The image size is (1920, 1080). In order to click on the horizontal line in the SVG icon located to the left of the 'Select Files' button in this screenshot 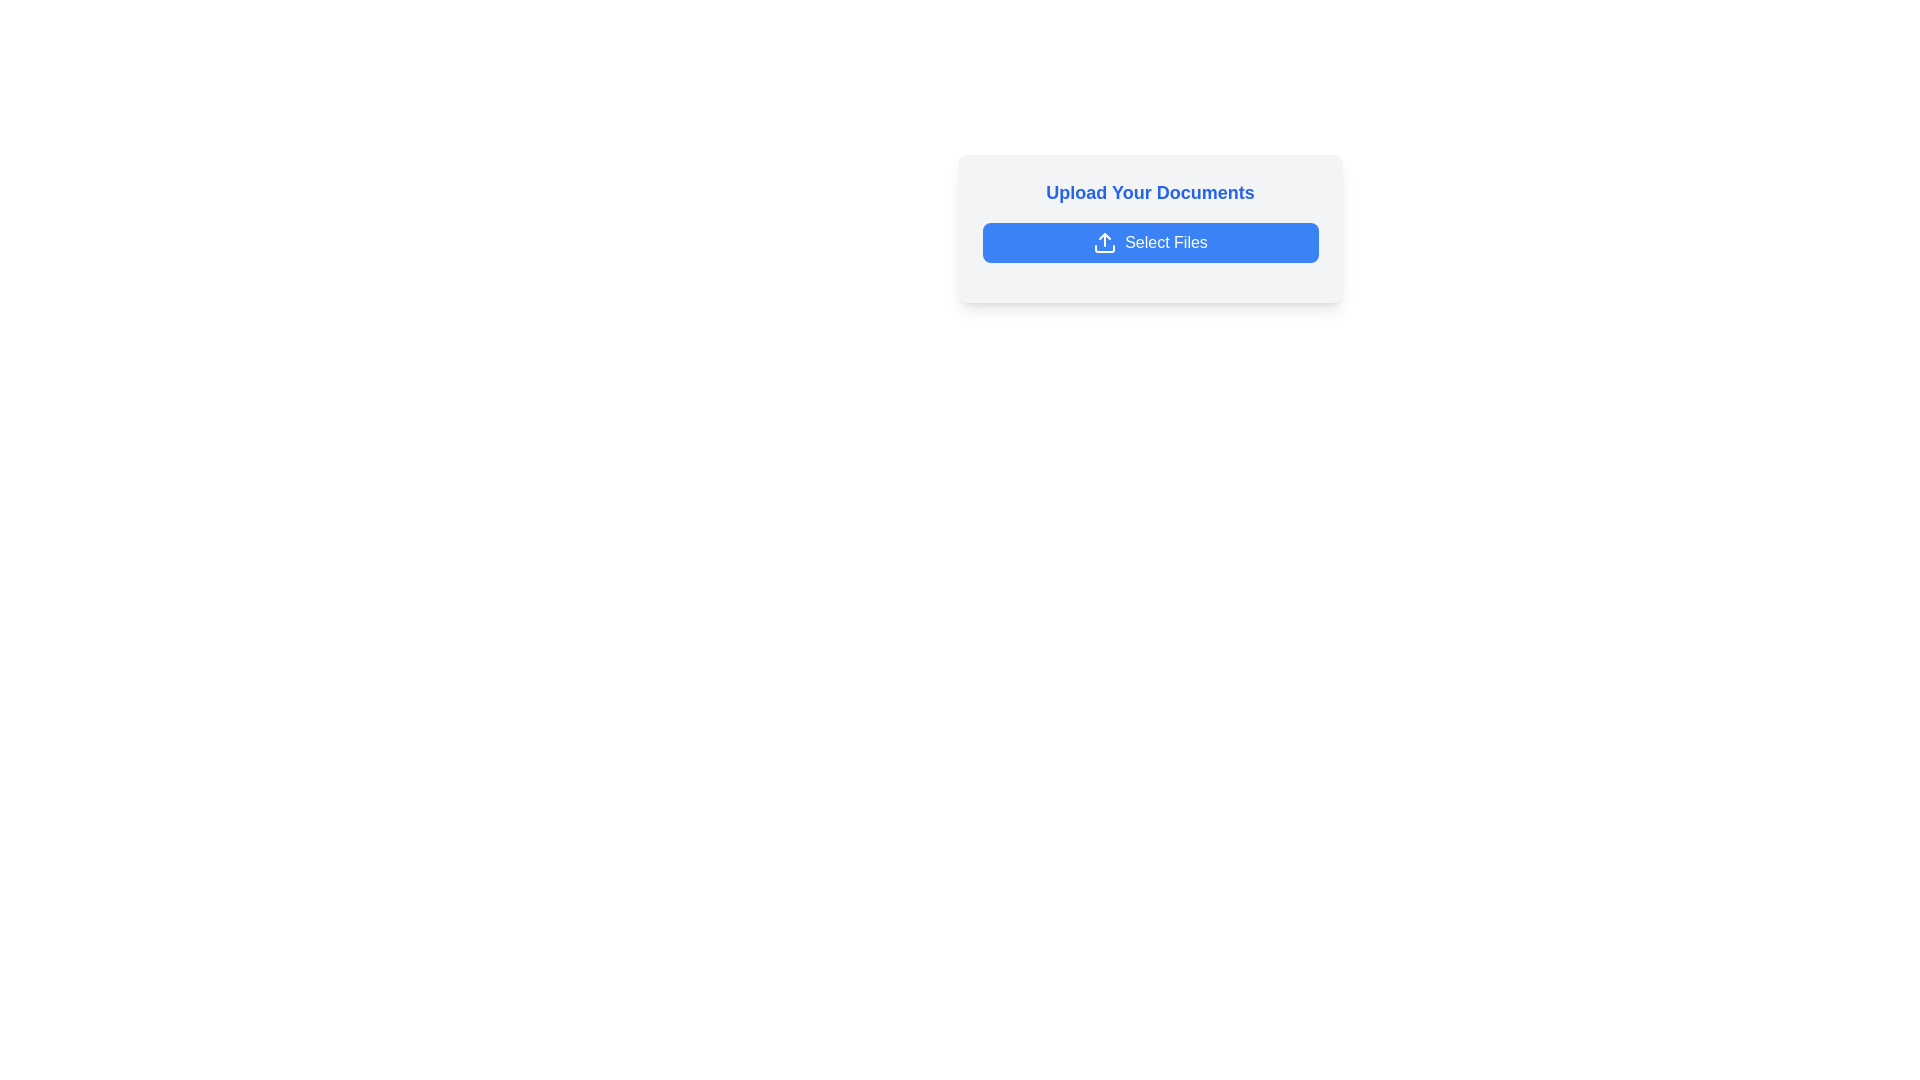, I will do `click(1104, 248)`.